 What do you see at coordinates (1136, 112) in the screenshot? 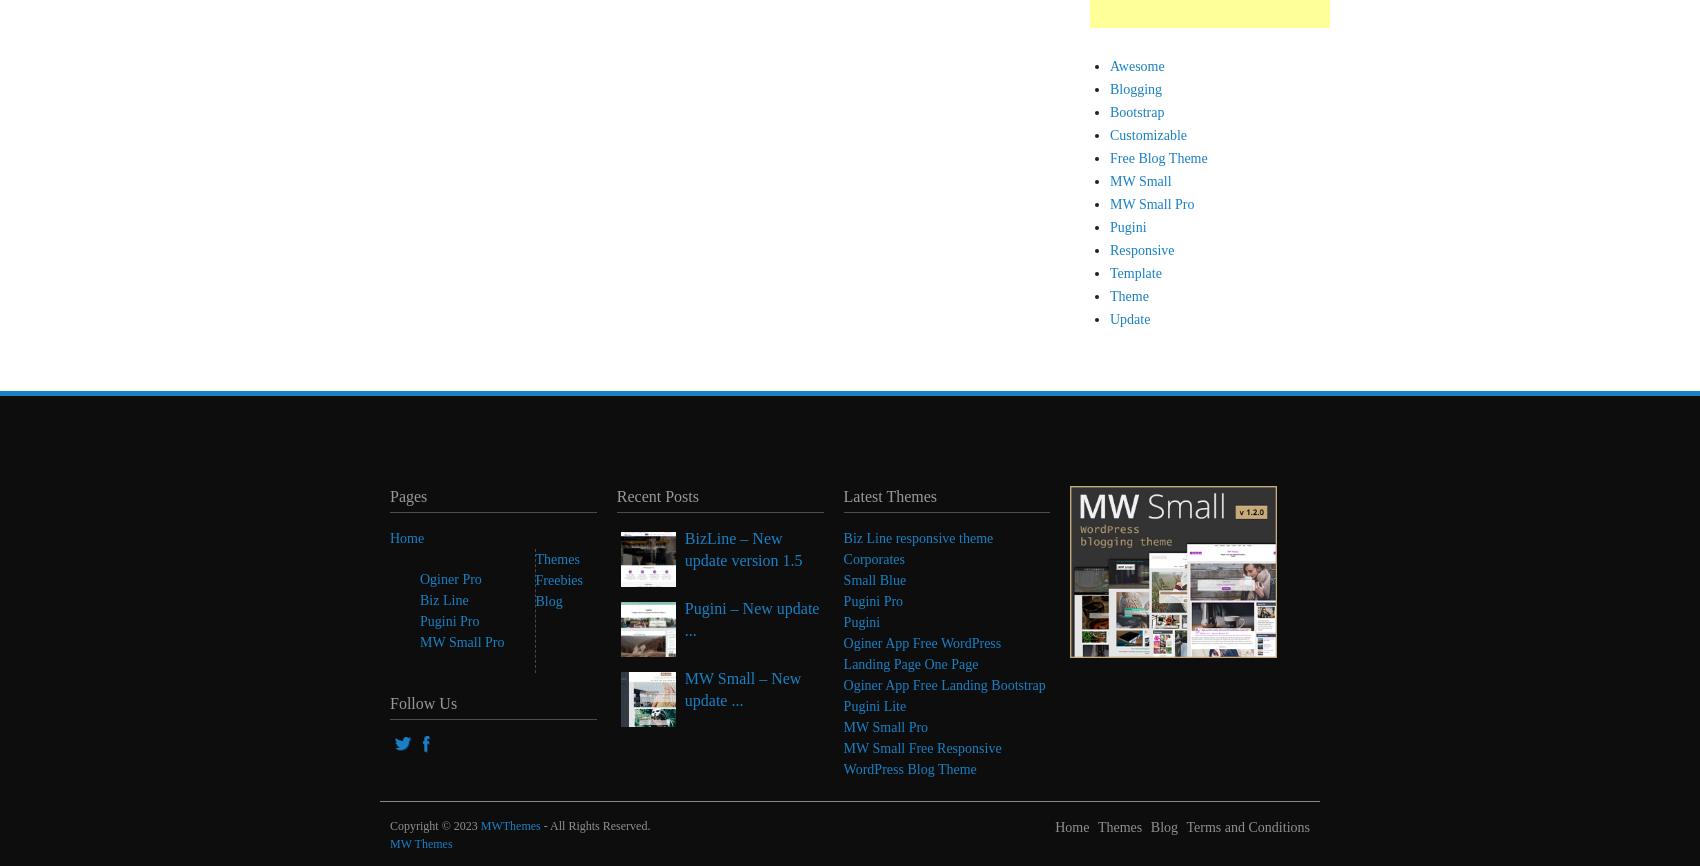
I see `'Bootstrap'` at bounding box center [1136, 112].